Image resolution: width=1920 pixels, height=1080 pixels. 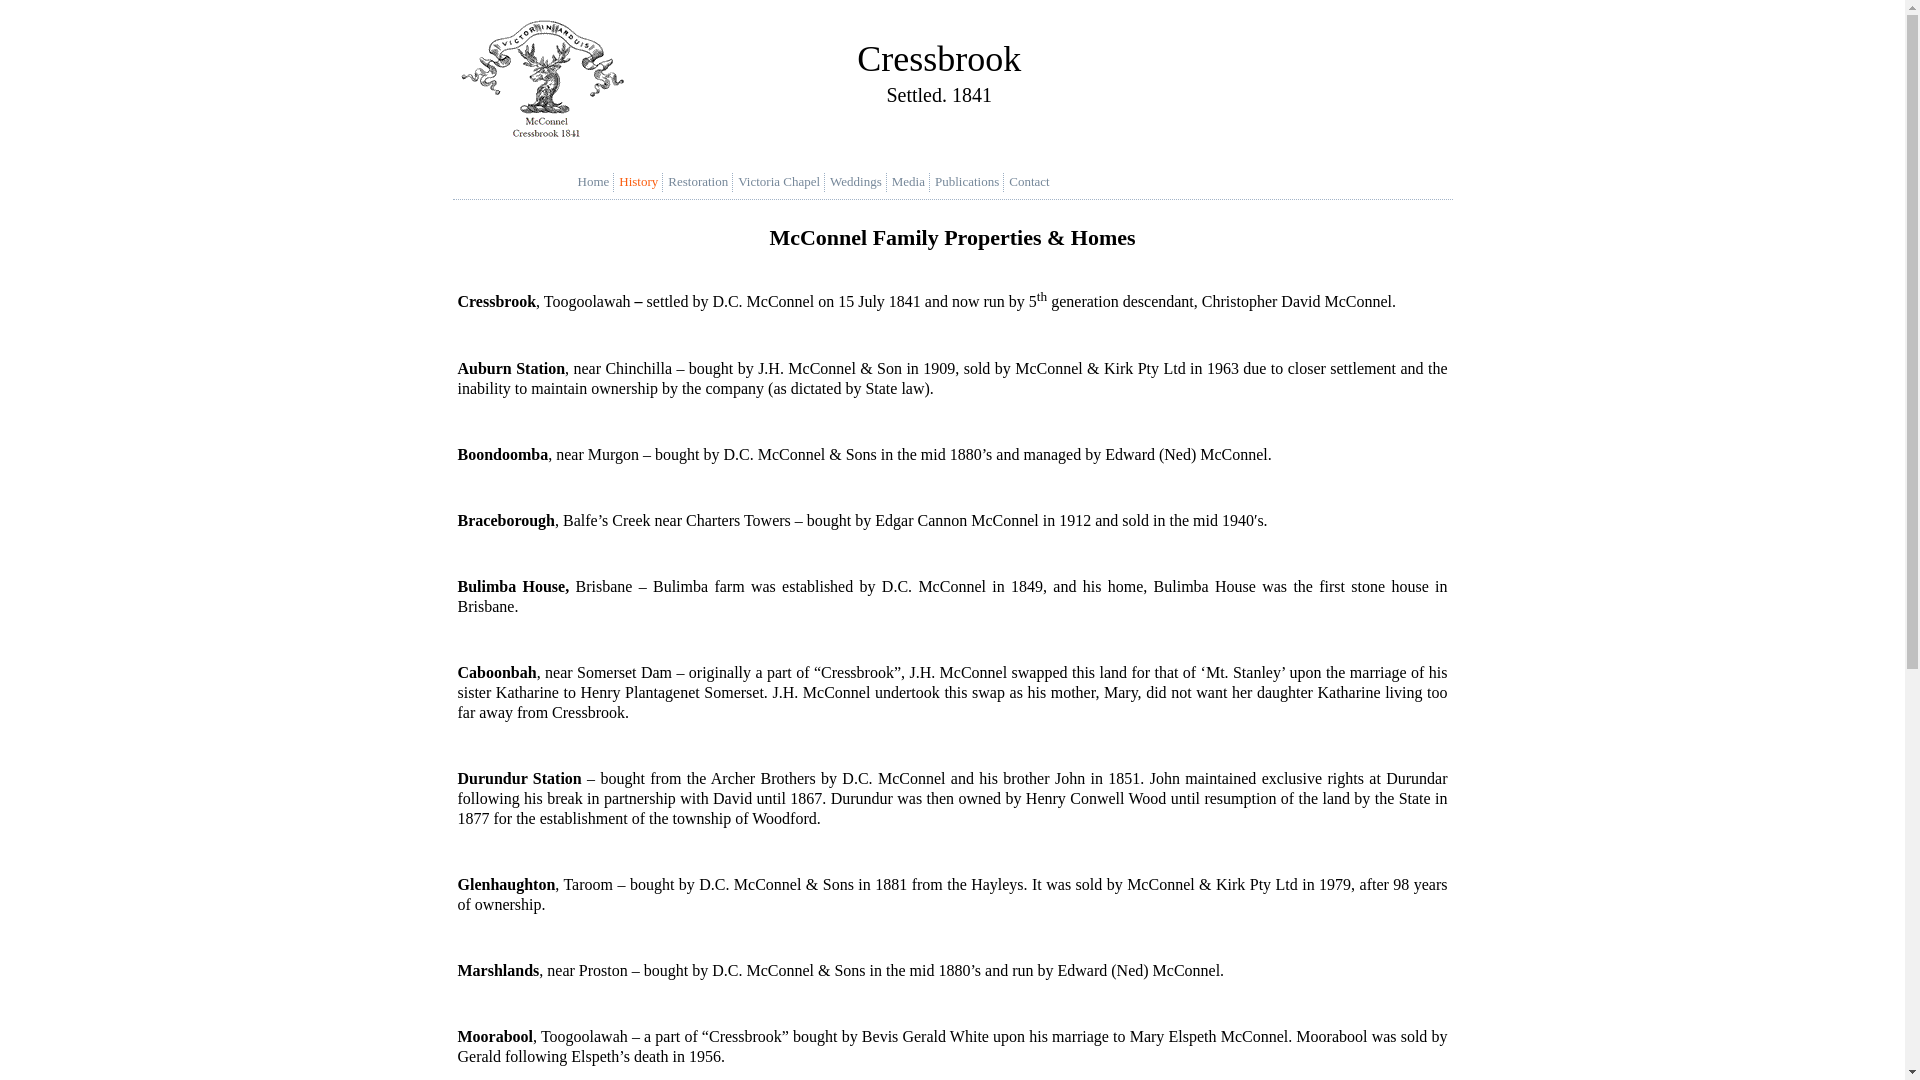 I want to click on 'Contact', so click(x=1033, y=181).